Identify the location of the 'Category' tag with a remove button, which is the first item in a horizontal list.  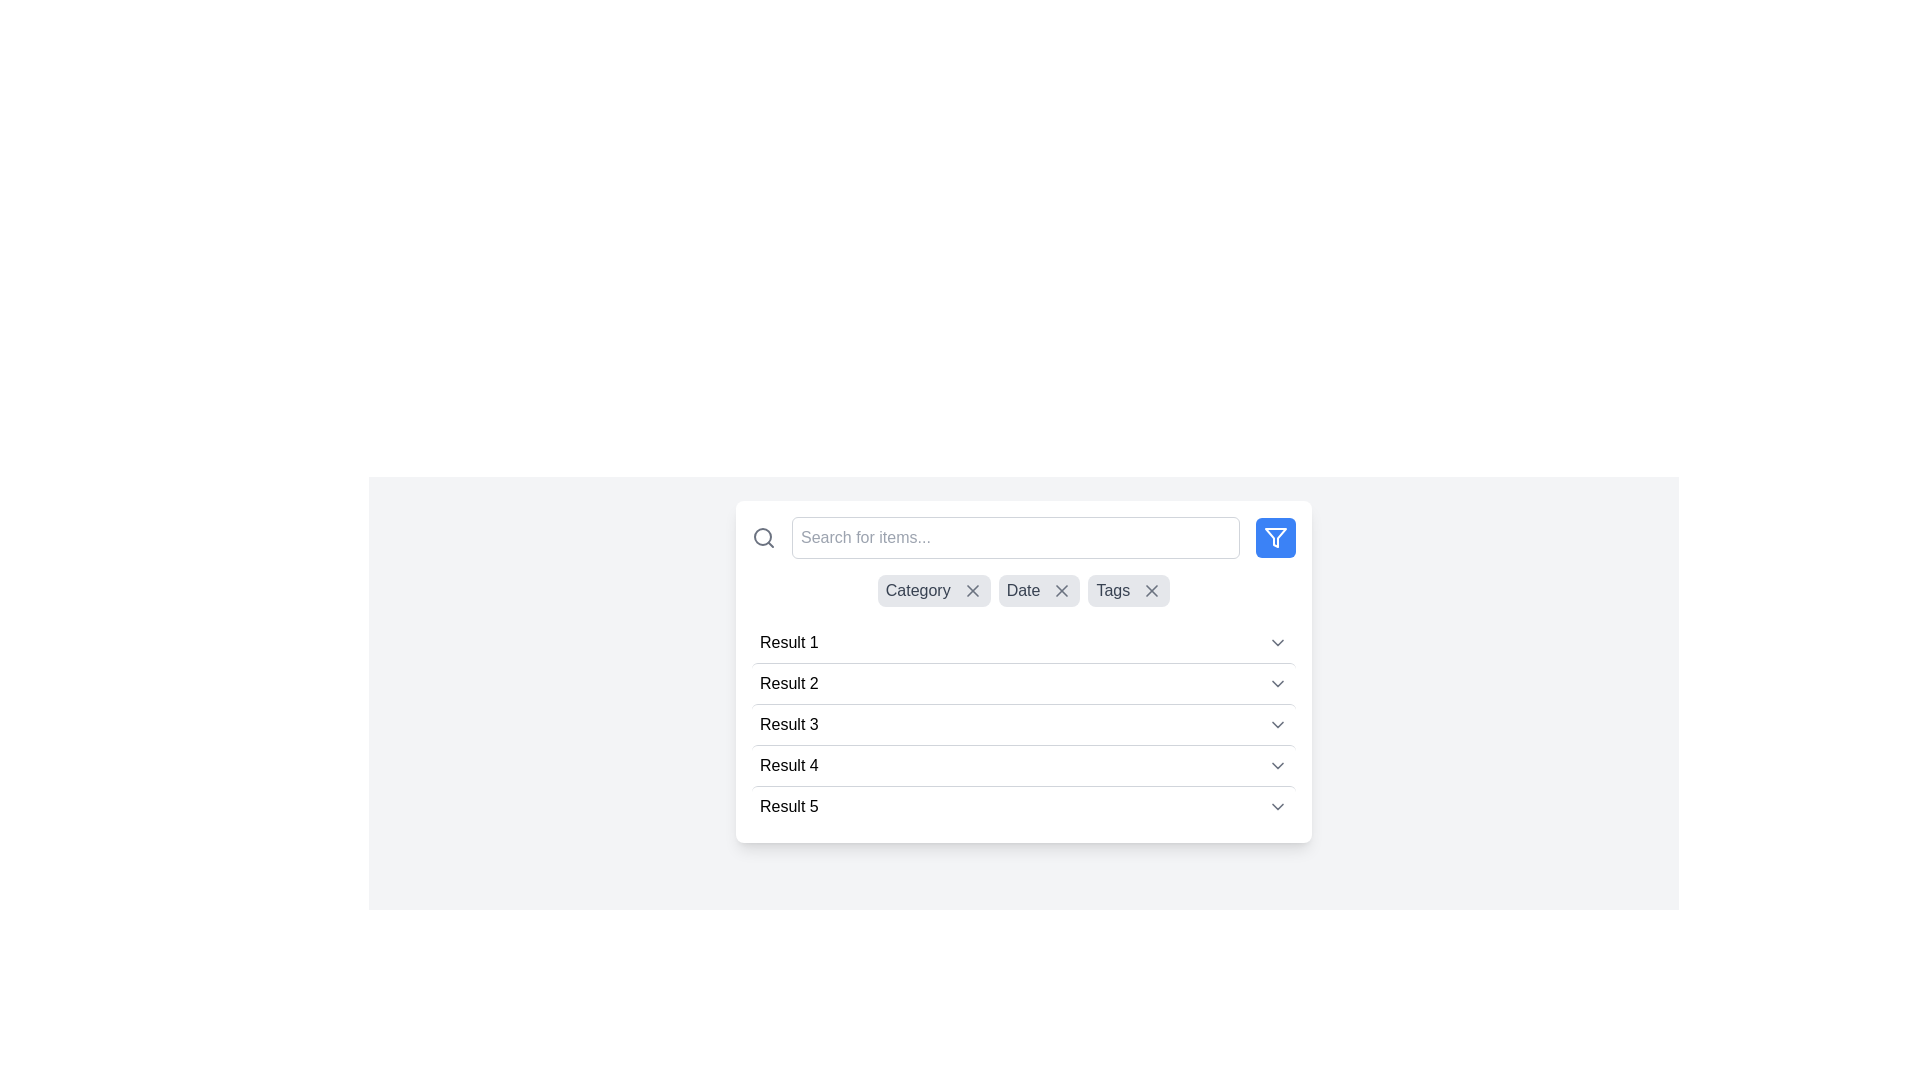
(933, 589).